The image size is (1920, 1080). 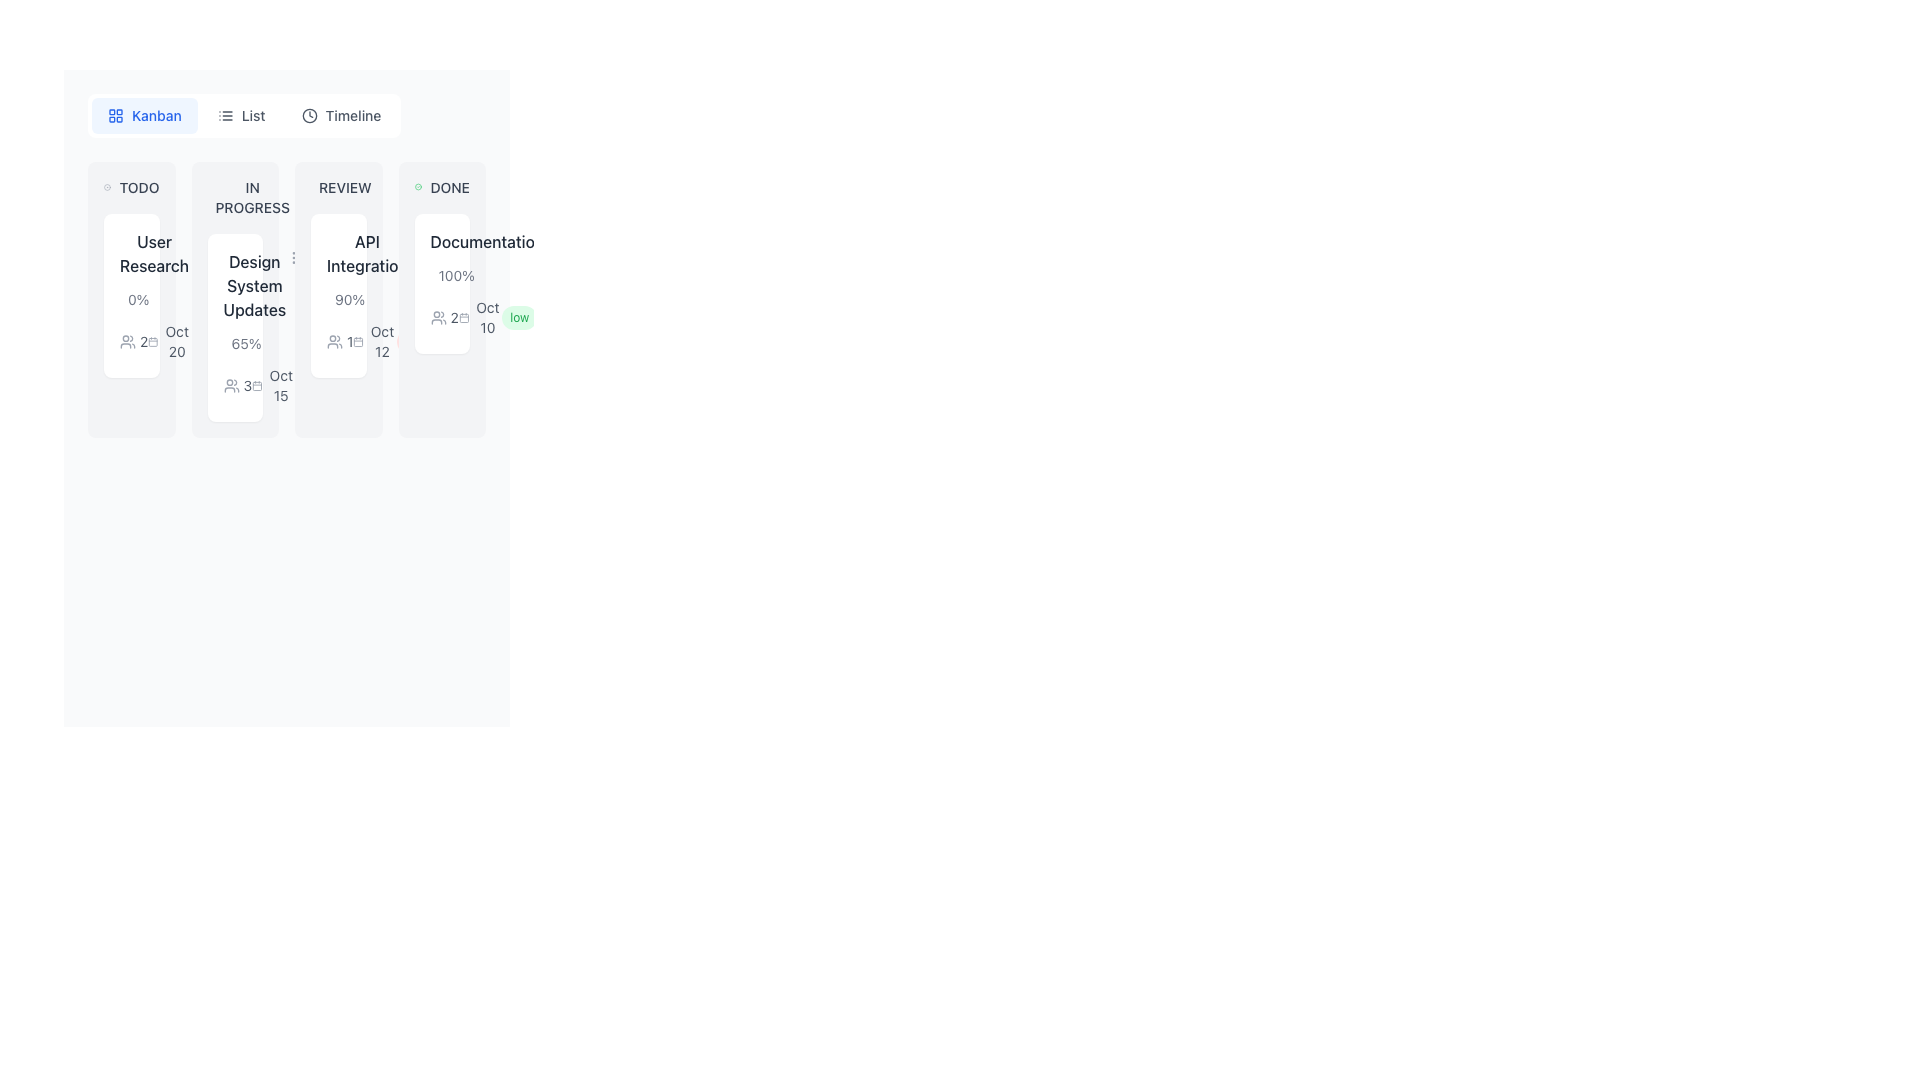 What do you see at coordinates (487, 316) in the screenshot?
I see `the Text Label displaying 'Oct 10', which is styled in gray and located under a calendar icon in the fourth column titled 'DONE'` at bounding box center [487, 316].